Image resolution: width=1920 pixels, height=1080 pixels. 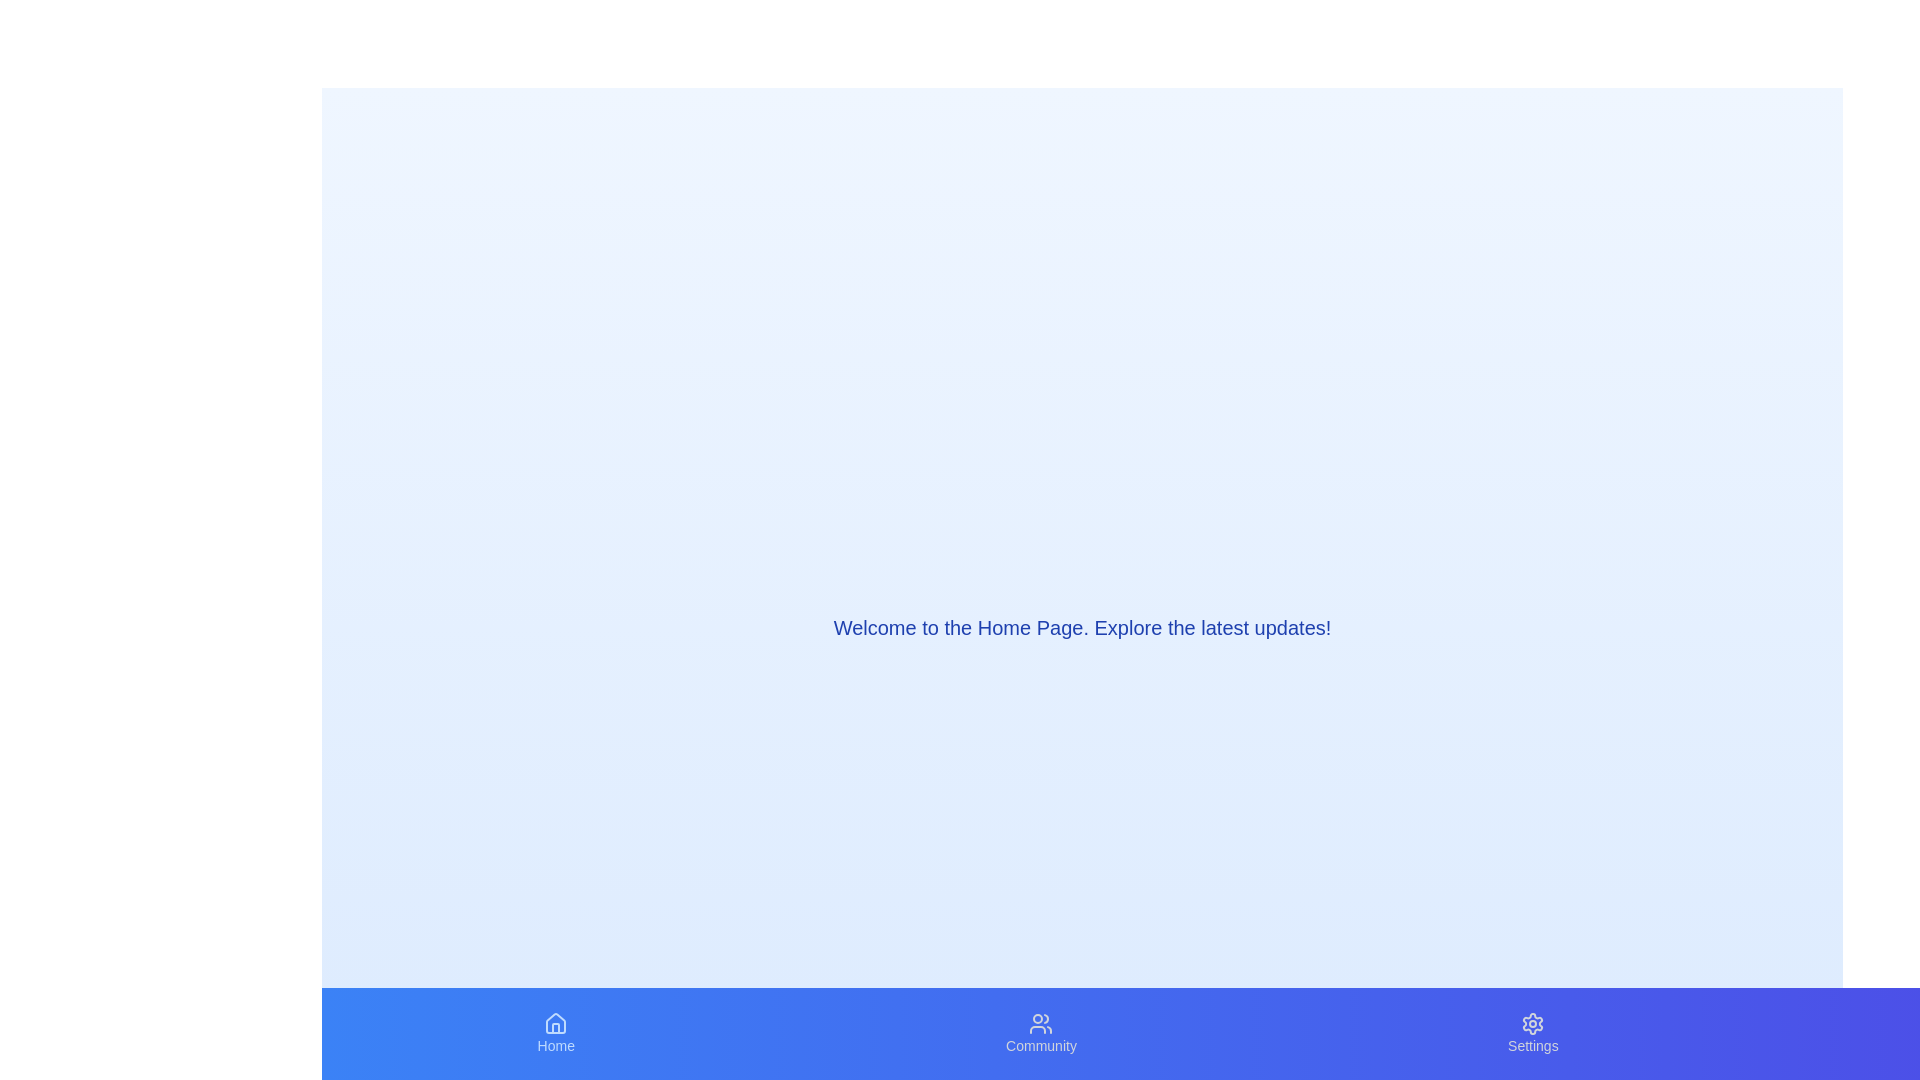 What do you see at coordinates (1040, 1023) in the screenshot?
I see `the user group icon located in the navigation bar, which is centered above the 'Community' text` at bounding box center [1040, 1023].